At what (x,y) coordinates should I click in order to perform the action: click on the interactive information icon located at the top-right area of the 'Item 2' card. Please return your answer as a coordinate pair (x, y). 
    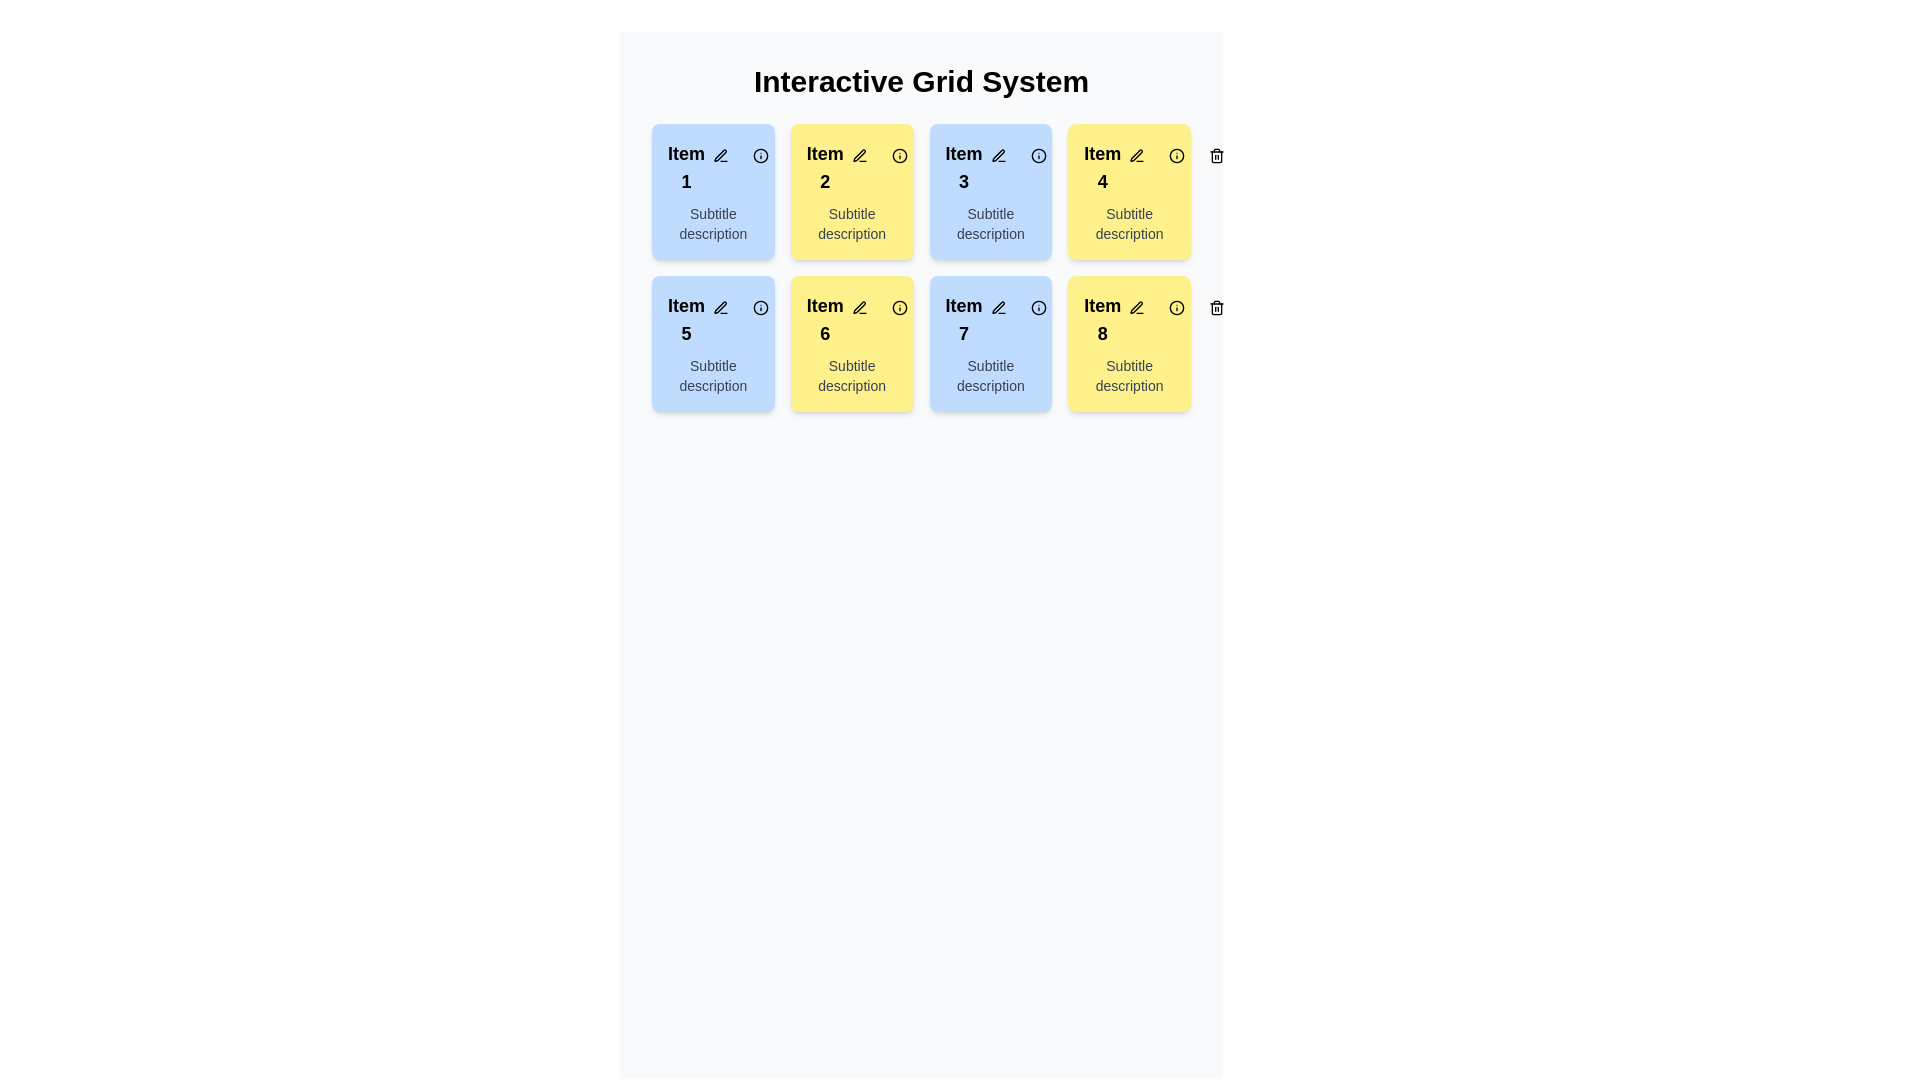
    Looking at the image, I should click on (898, 154).